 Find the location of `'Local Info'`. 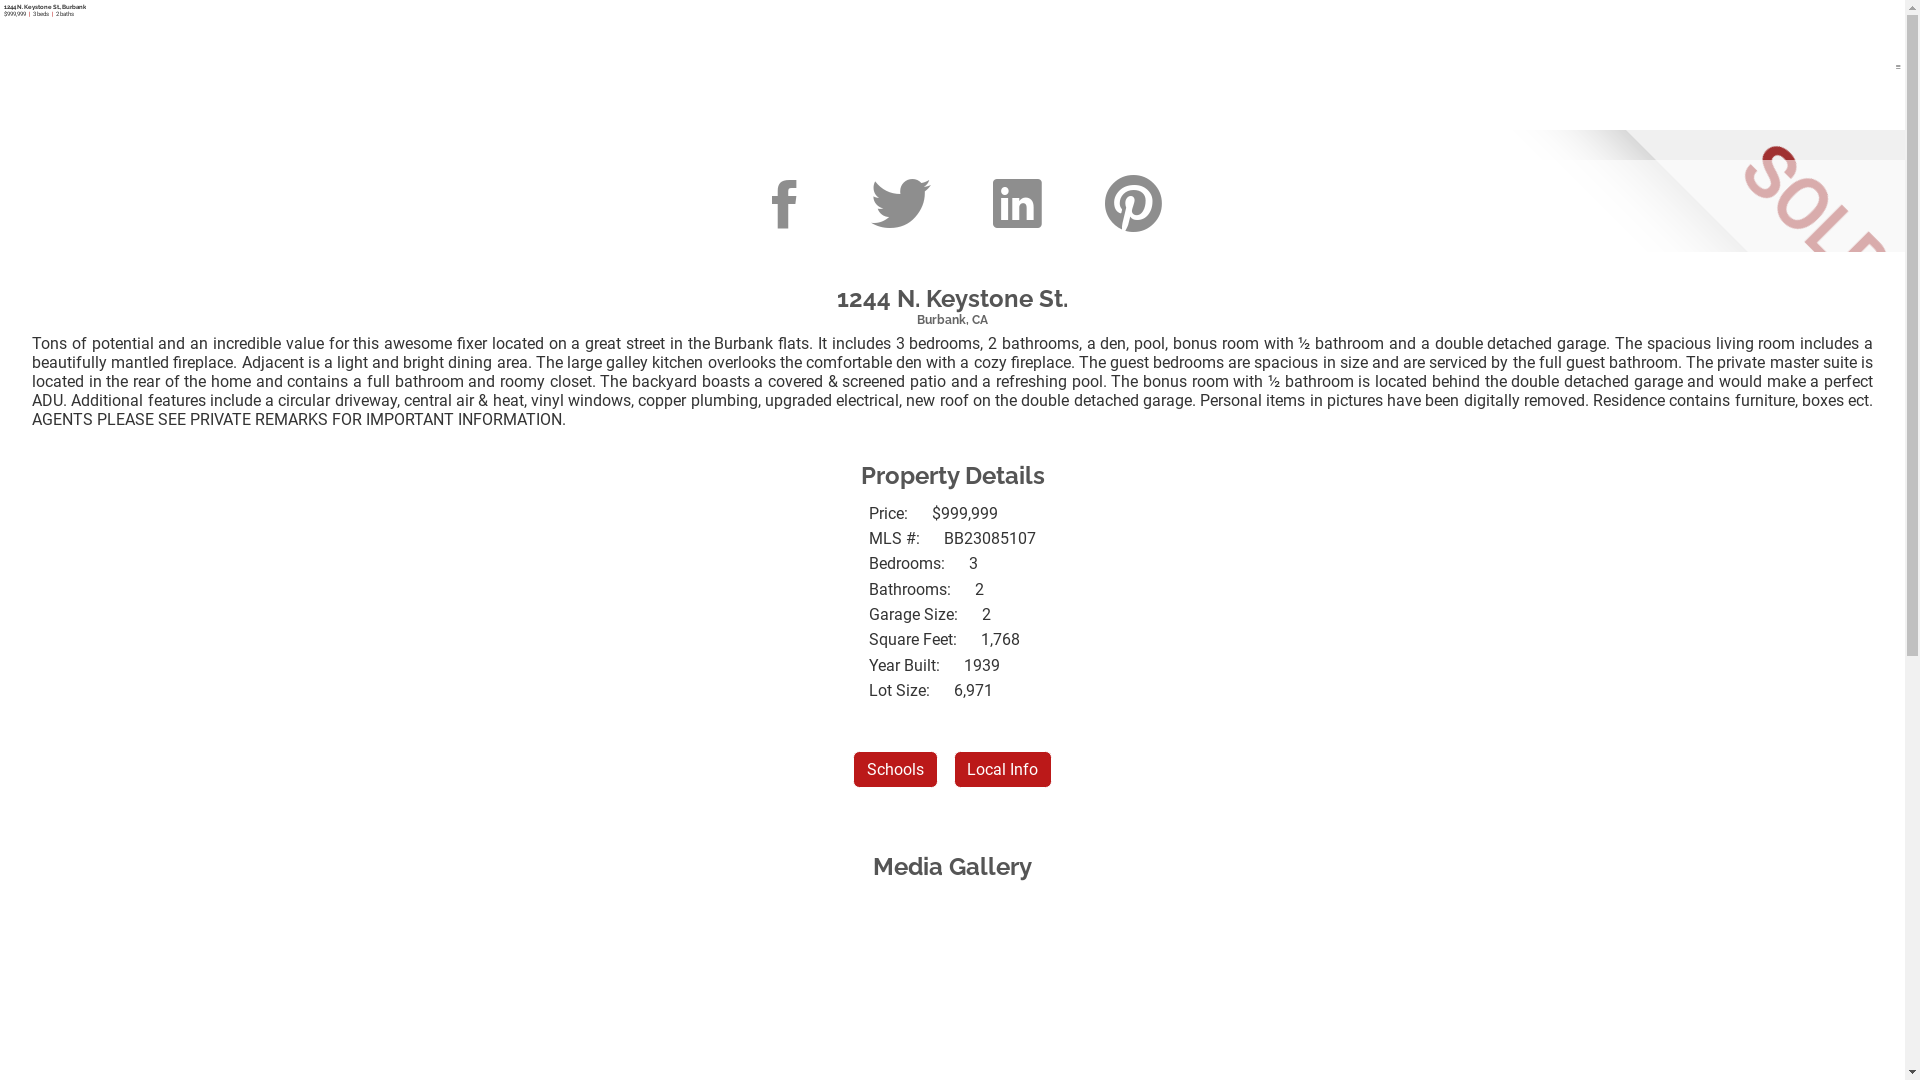

'Local Info' is located at coordinates (1003, 768).